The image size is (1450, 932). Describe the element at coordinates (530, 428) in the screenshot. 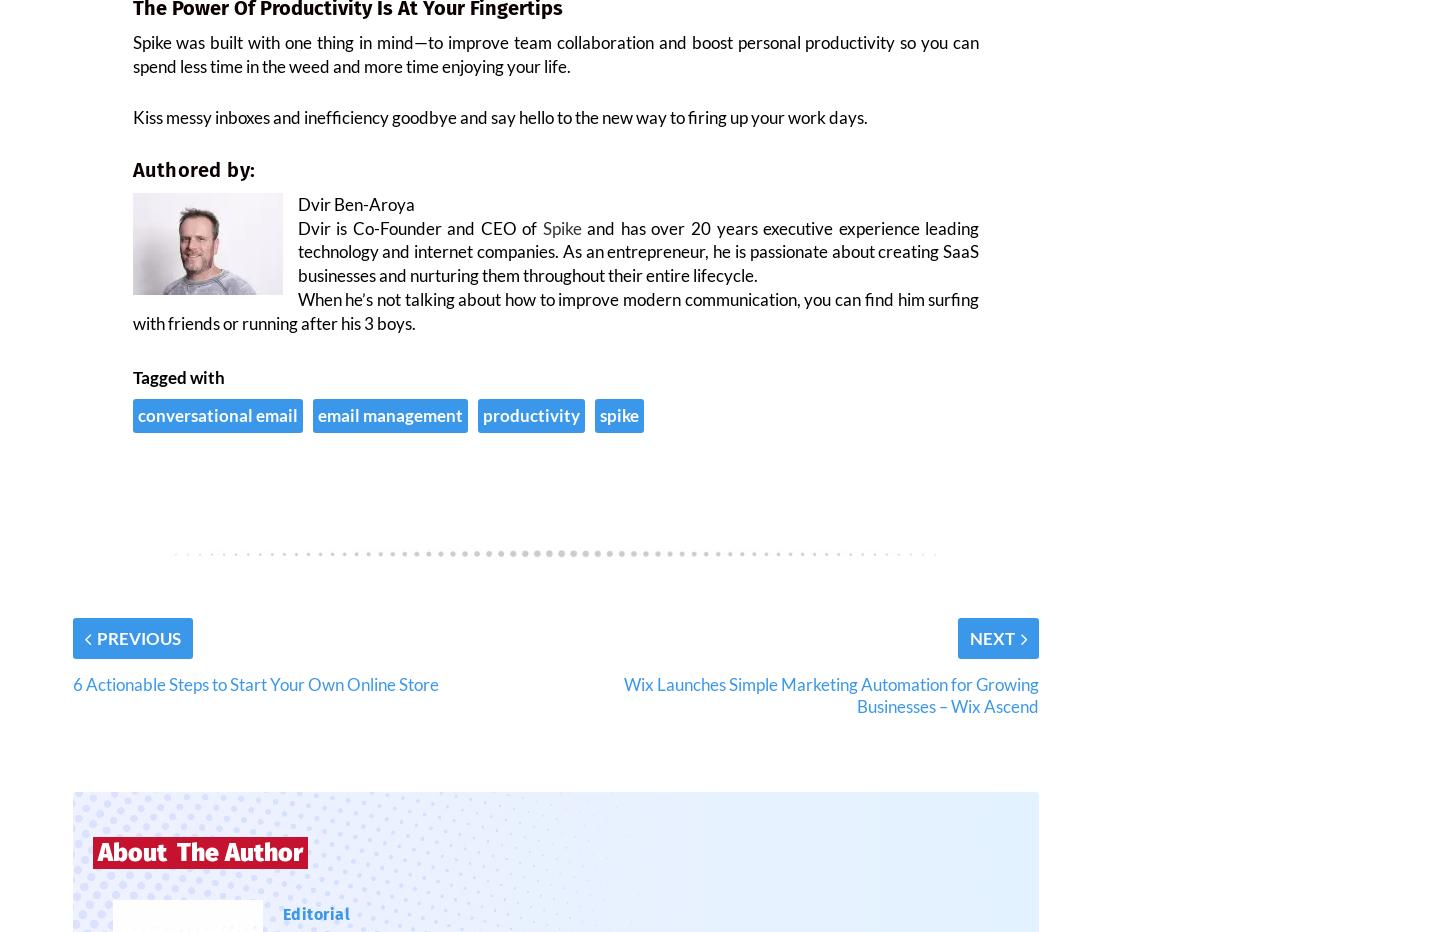

I see `'productivity'` at that location.